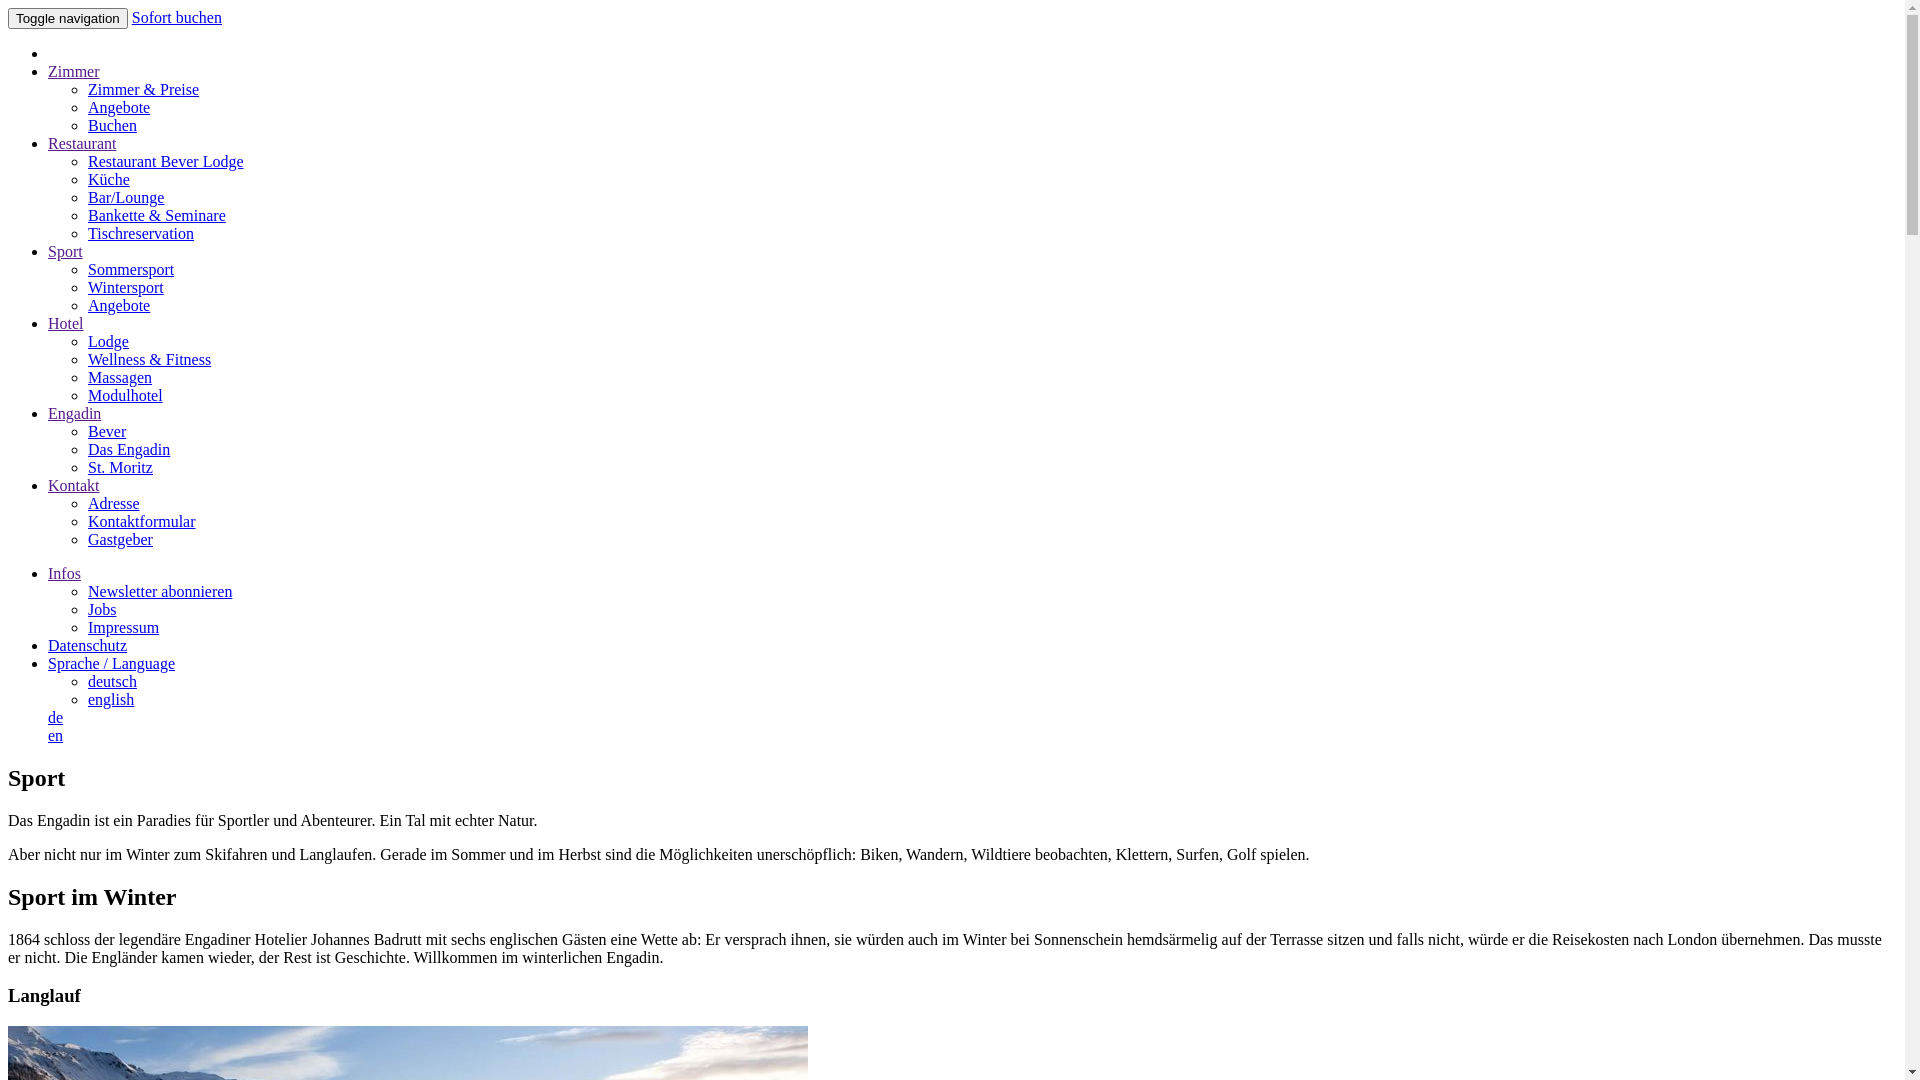 This screenshot has width=1920, height=1080. What do you see at coordinates (156, 215) in the screenshot?
I see `'Bankette & Seminare'` at bounding box center [156, 215].